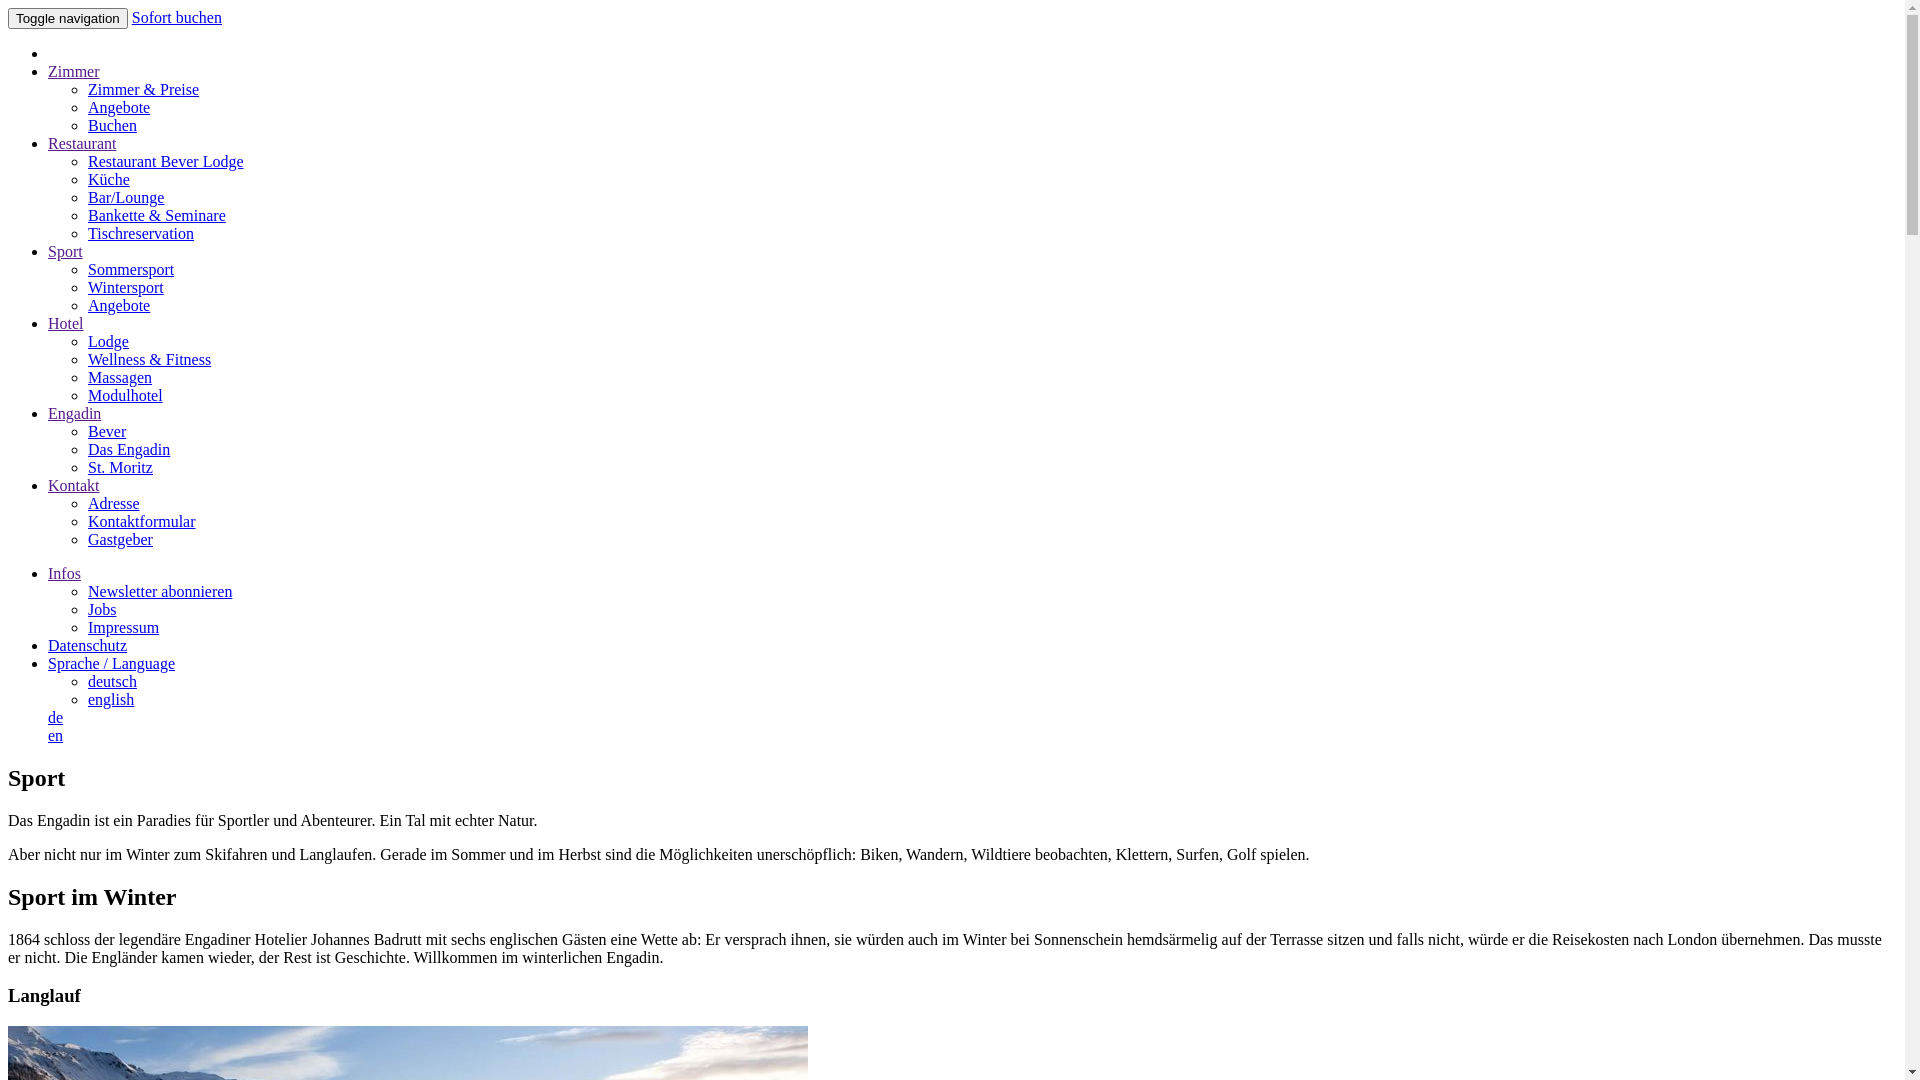 This screenshot has width=1920, height=1080. What do you see at coordinates (156, 215) in the screenshot?
I see `'Bankette & Seminare'` at bounding box center [156, 215].